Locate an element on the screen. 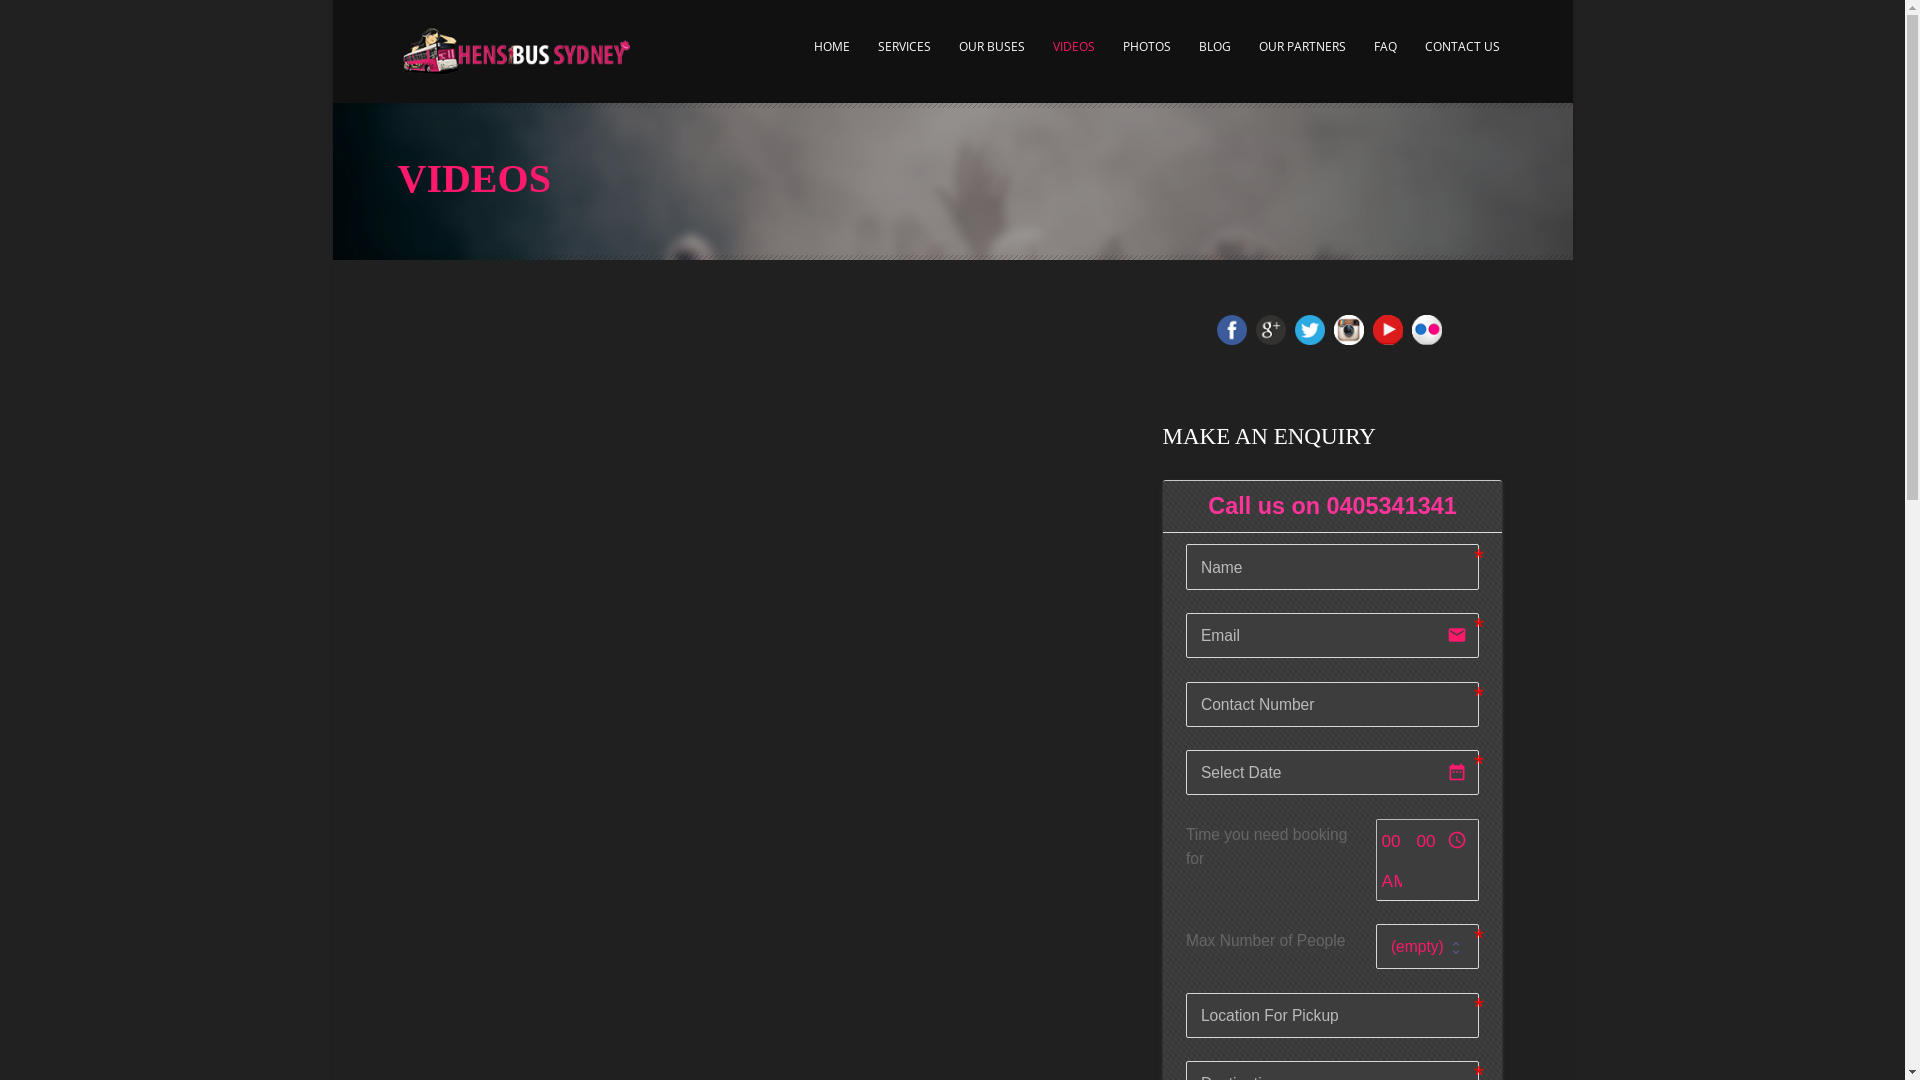  'OUR PARTNERS' is located at coordinates (1302, 56).